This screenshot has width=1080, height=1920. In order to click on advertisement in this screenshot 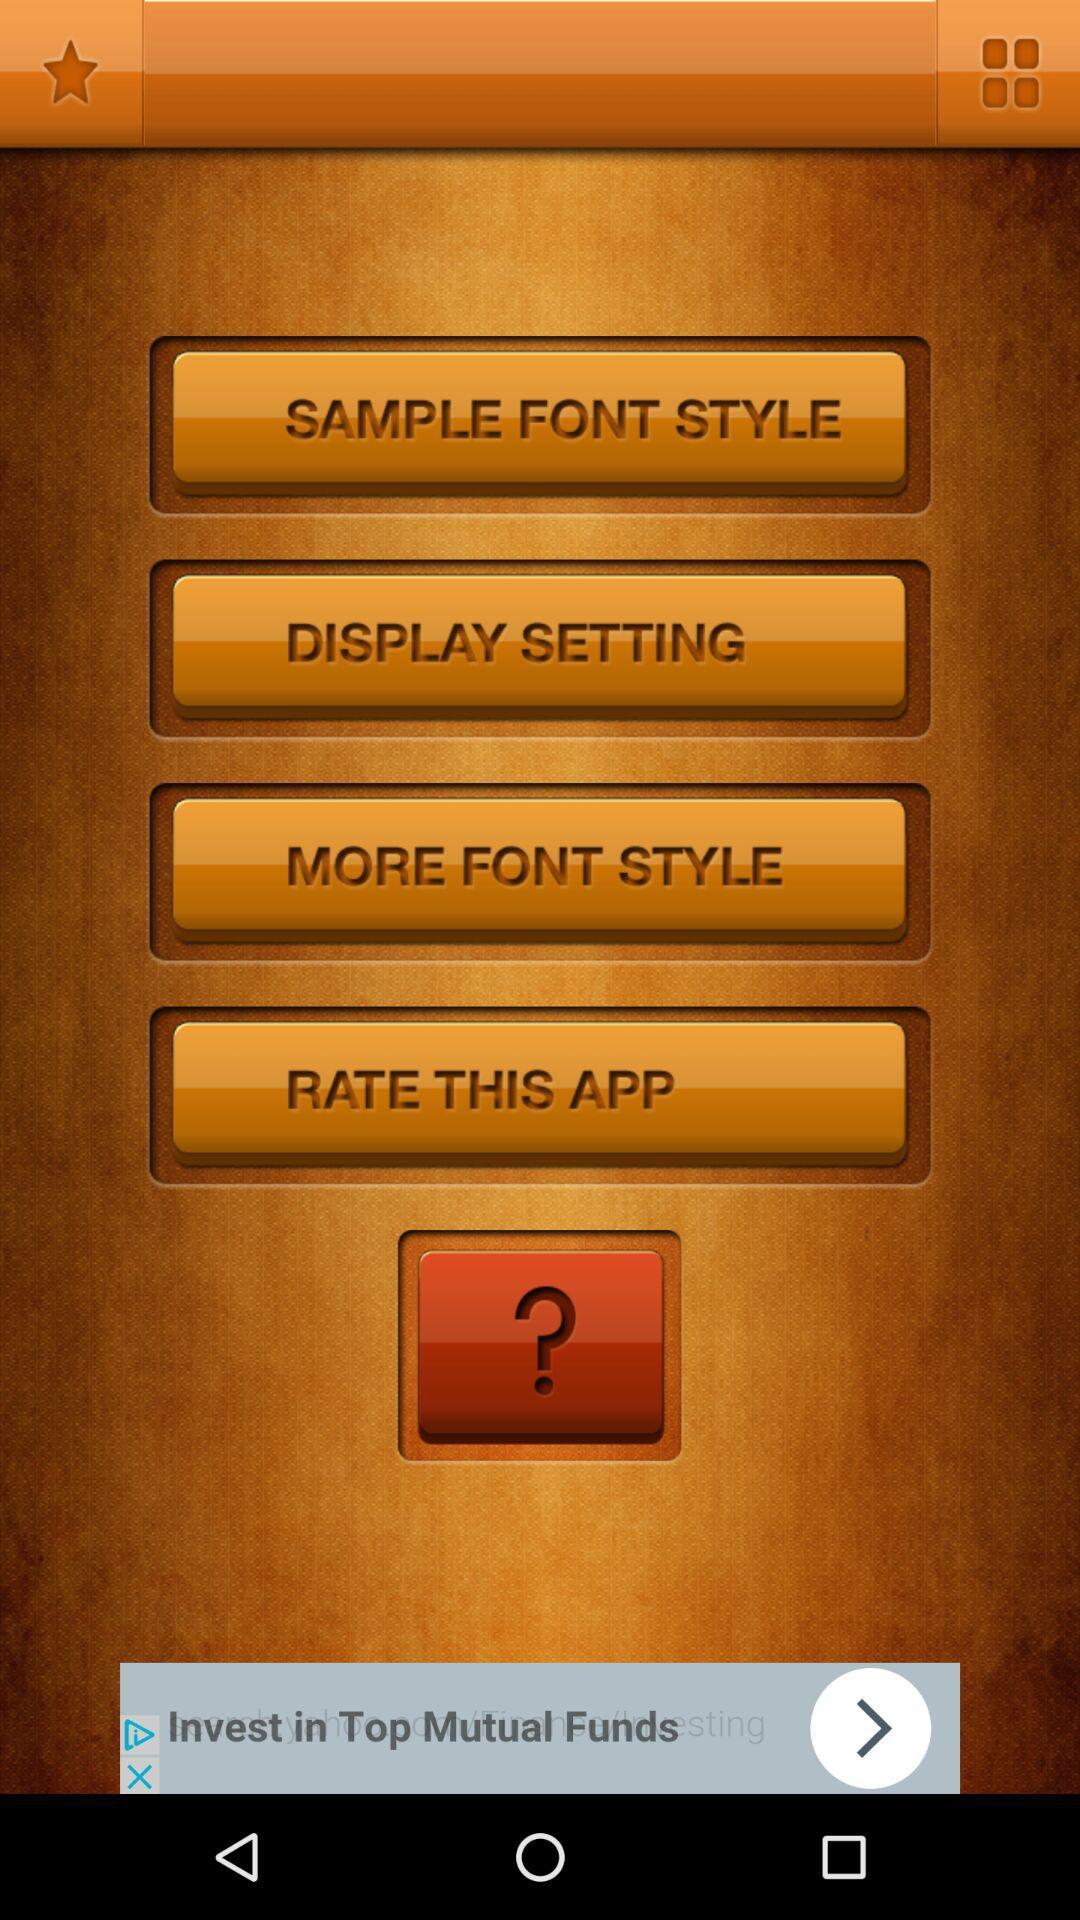, I will do `click(540, 1727)`.